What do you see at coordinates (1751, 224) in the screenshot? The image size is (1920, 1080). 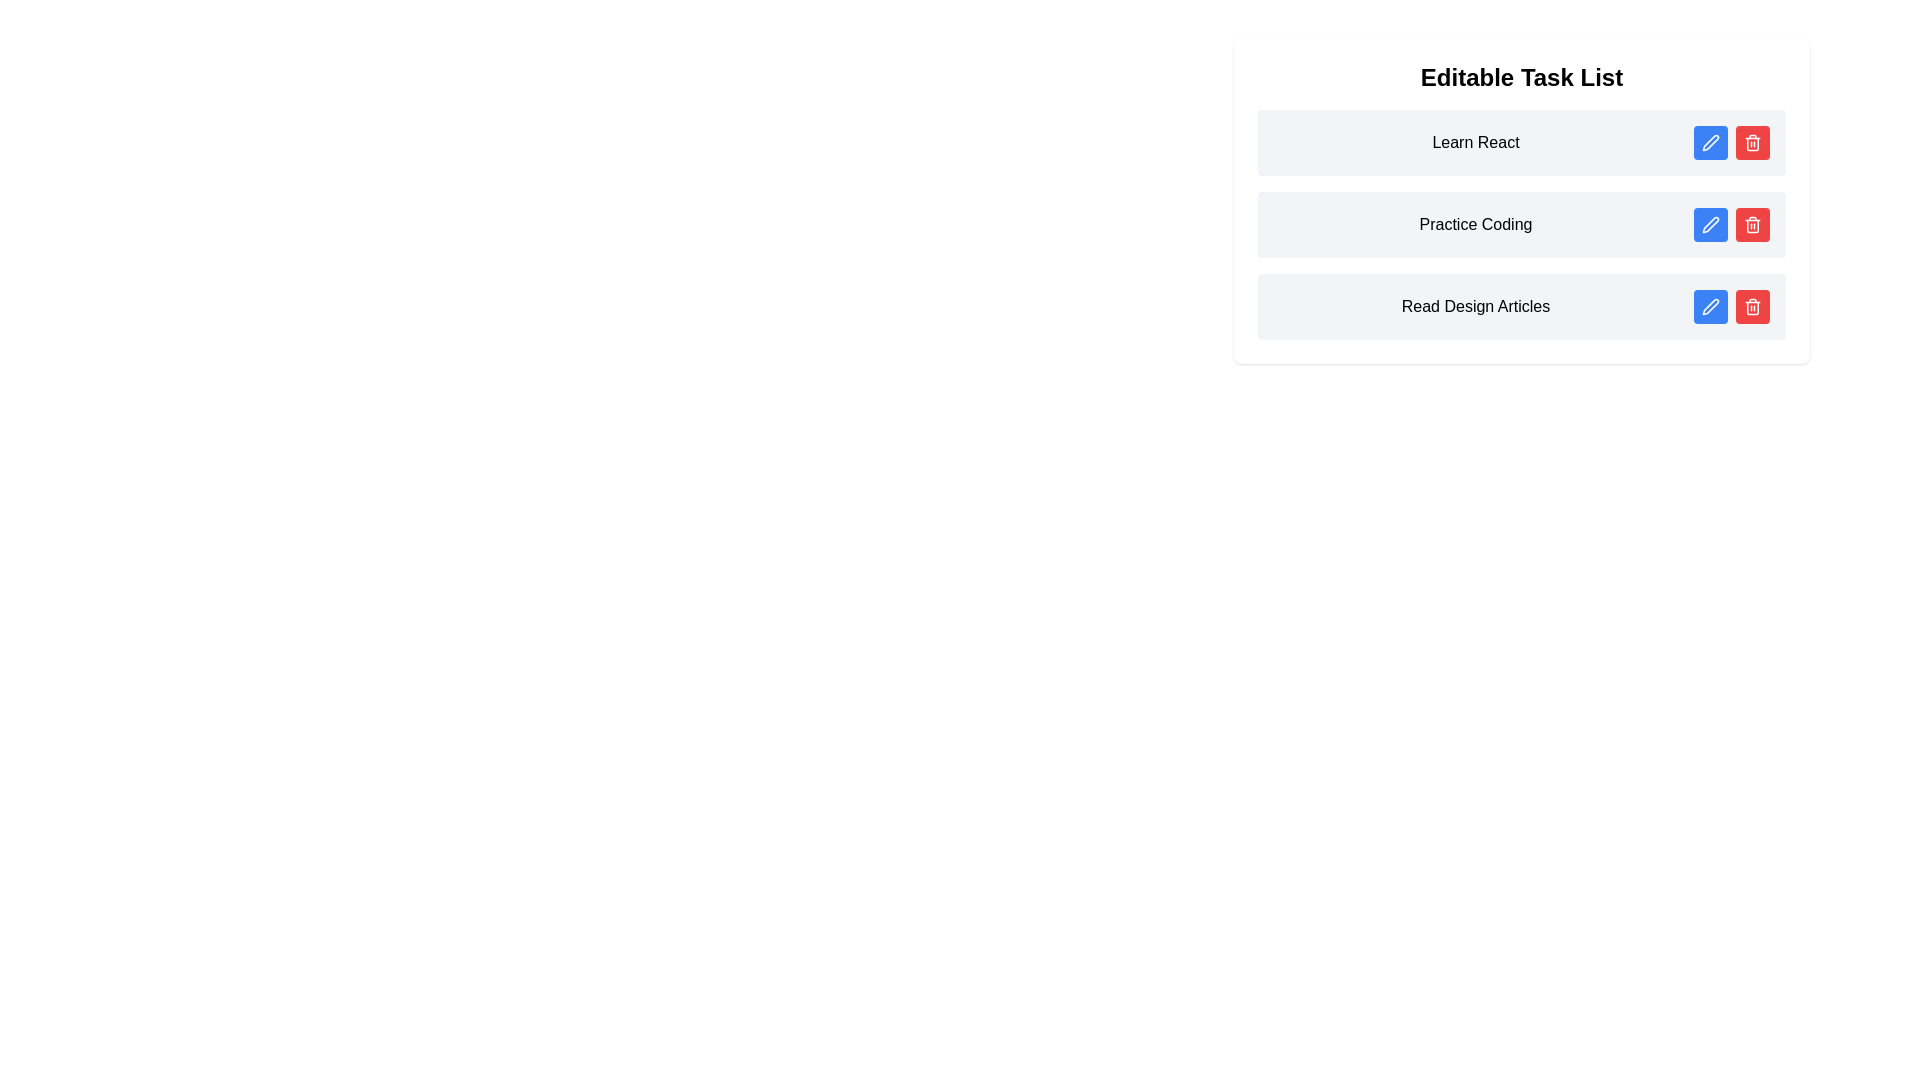 I see `the delete button with a red background and a trash bin icon` at bounding box center [1751, 224].